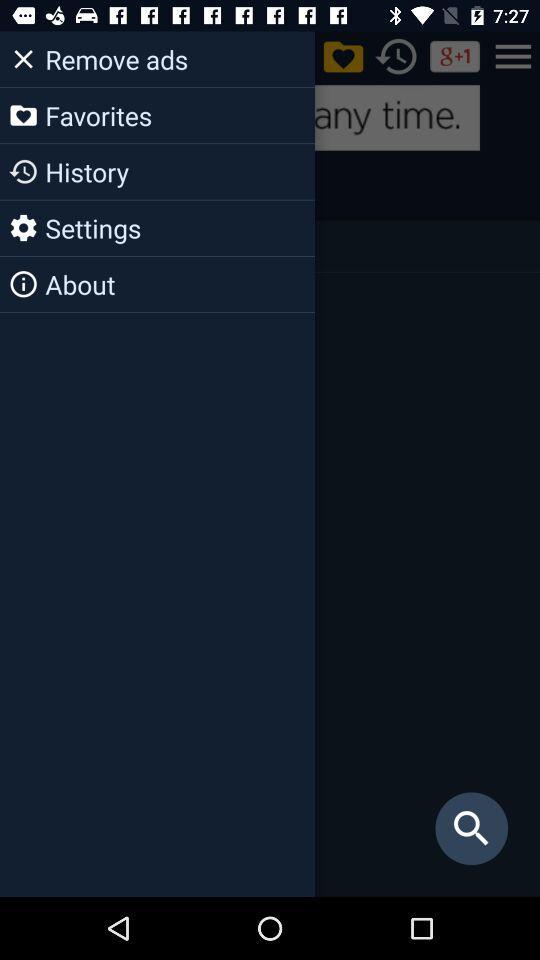  What do you see at coordinates (133, 55) in the screenshot?
I see `the more icon` at bounding box center [133, 55].